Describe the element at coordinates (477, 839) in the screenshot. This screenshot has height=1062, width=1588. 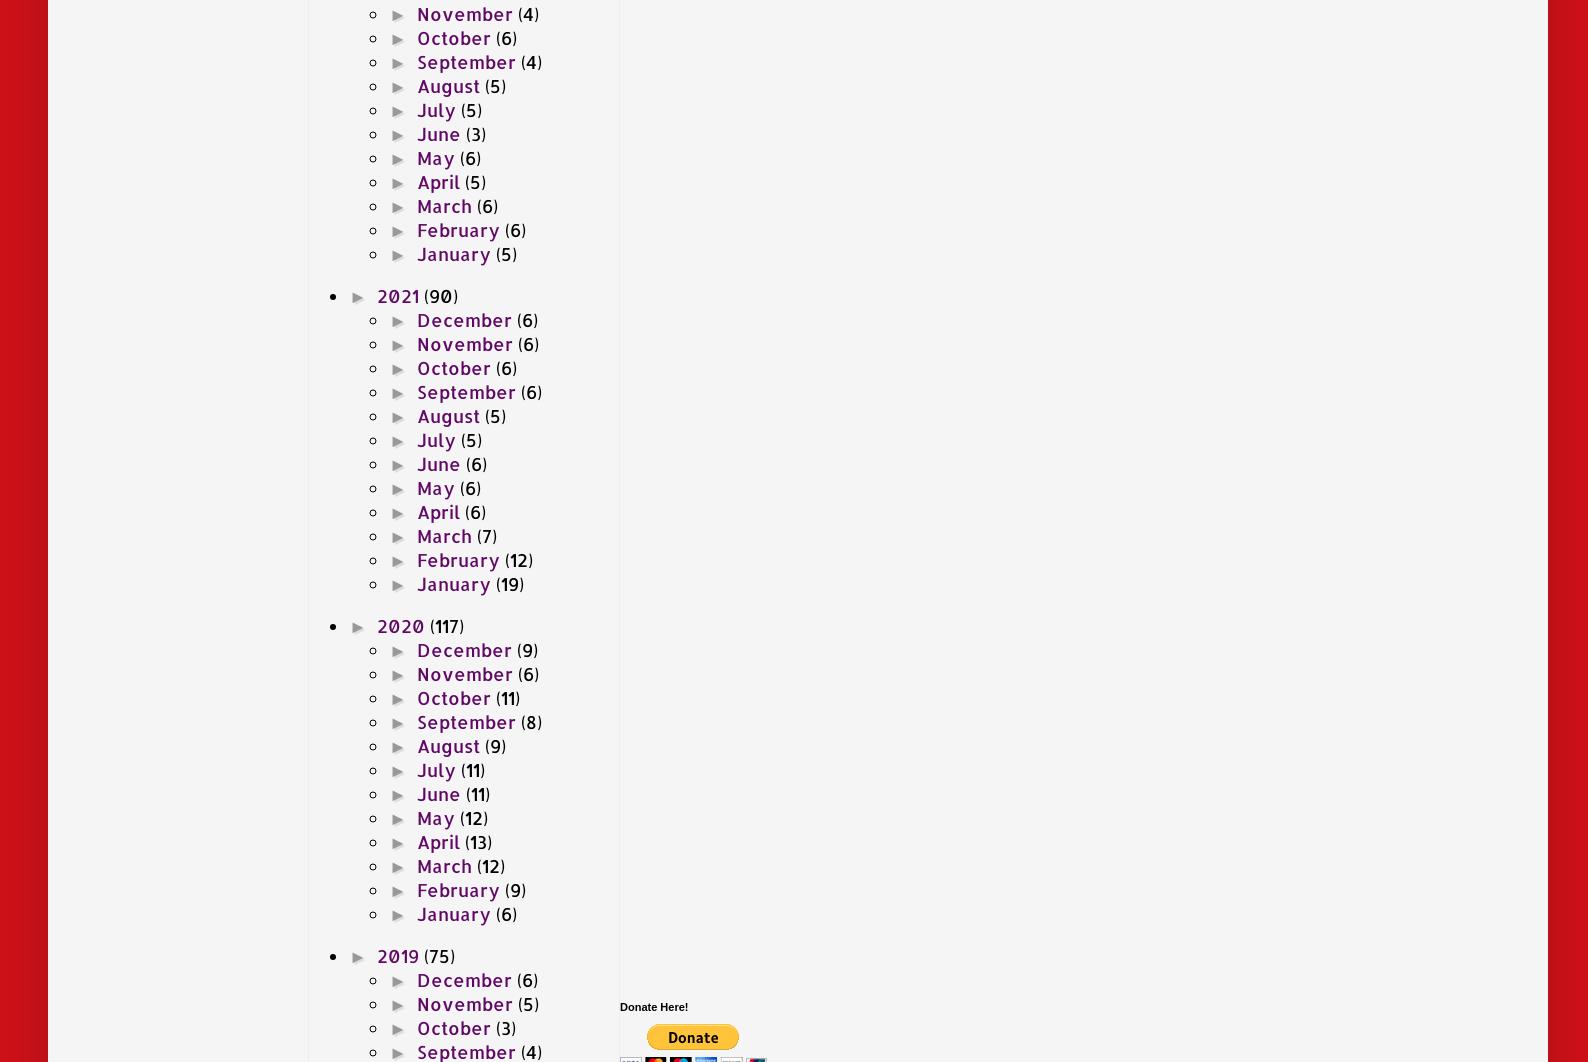
I see `'(13)'` at that location.